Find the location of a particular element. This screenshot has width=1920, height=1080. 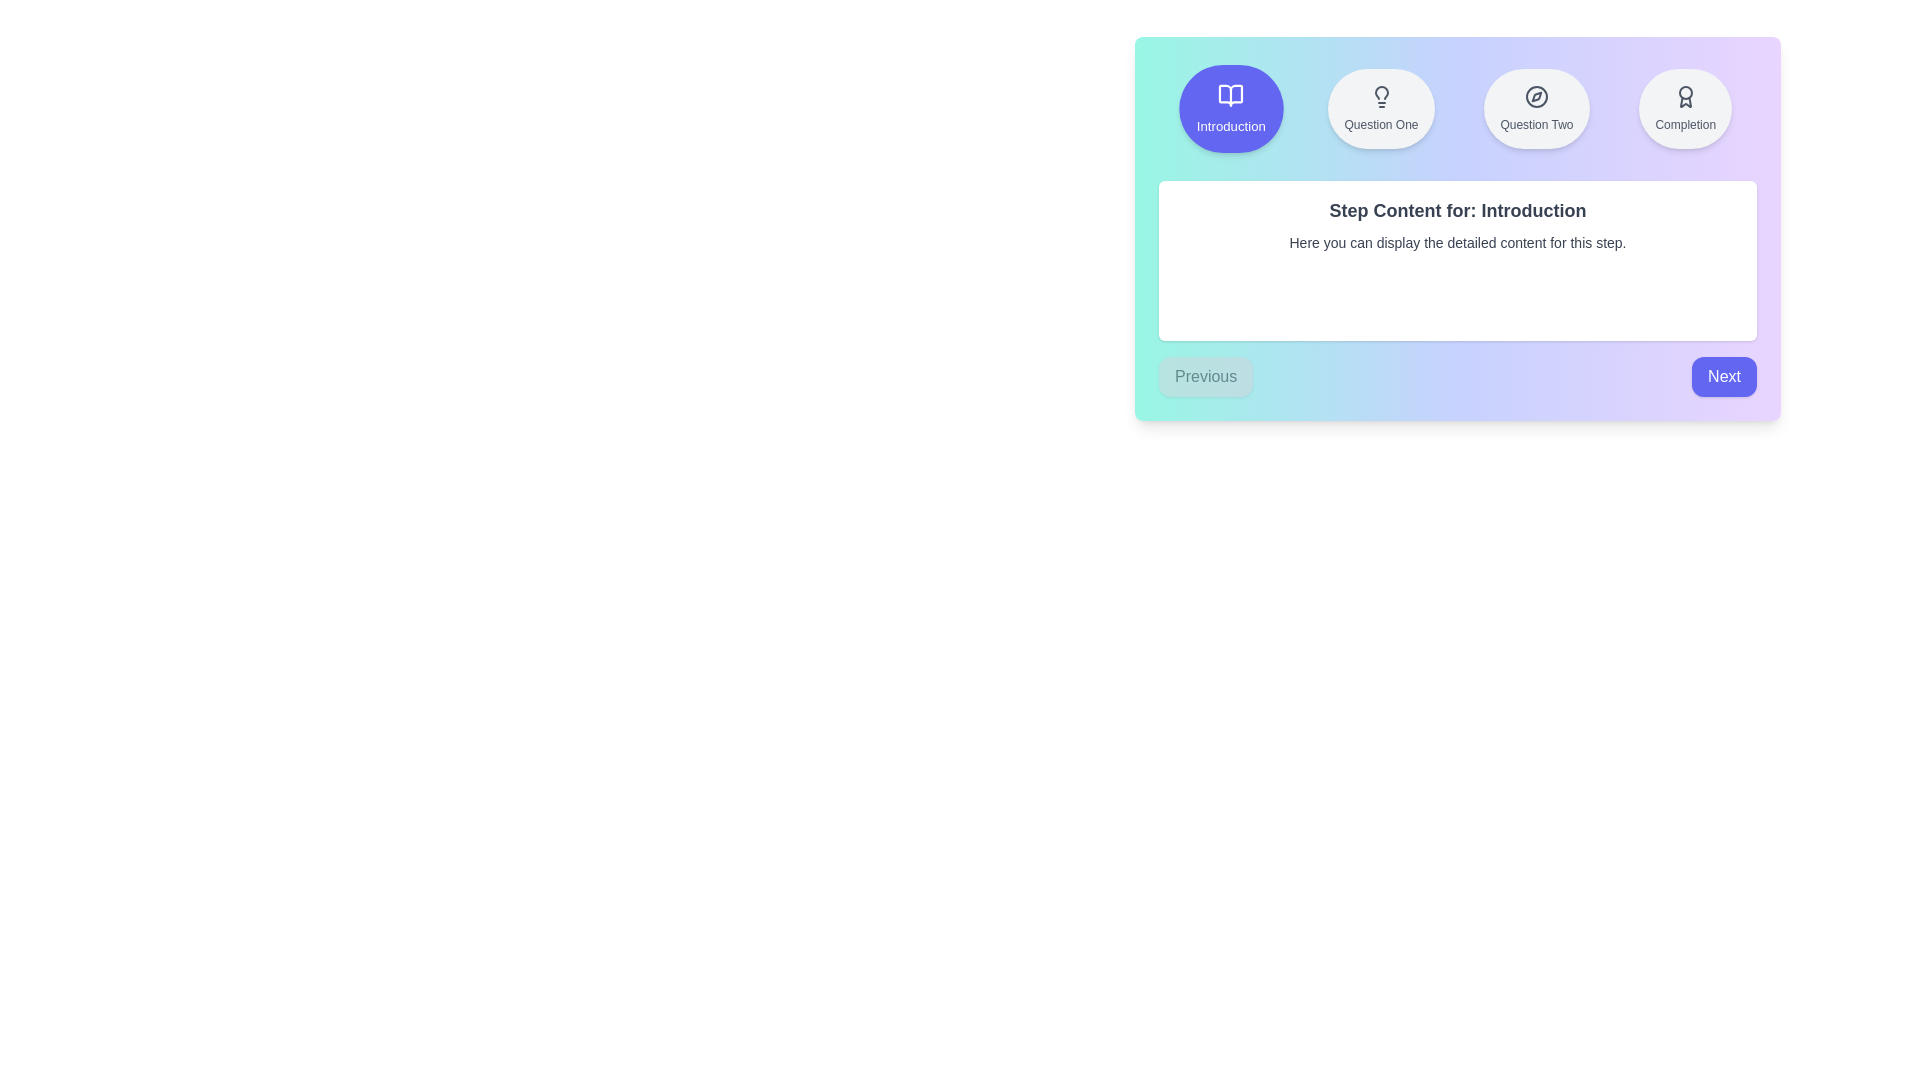

the 'Next' button to navigate to the next step is located at coordinates (1723, 377).